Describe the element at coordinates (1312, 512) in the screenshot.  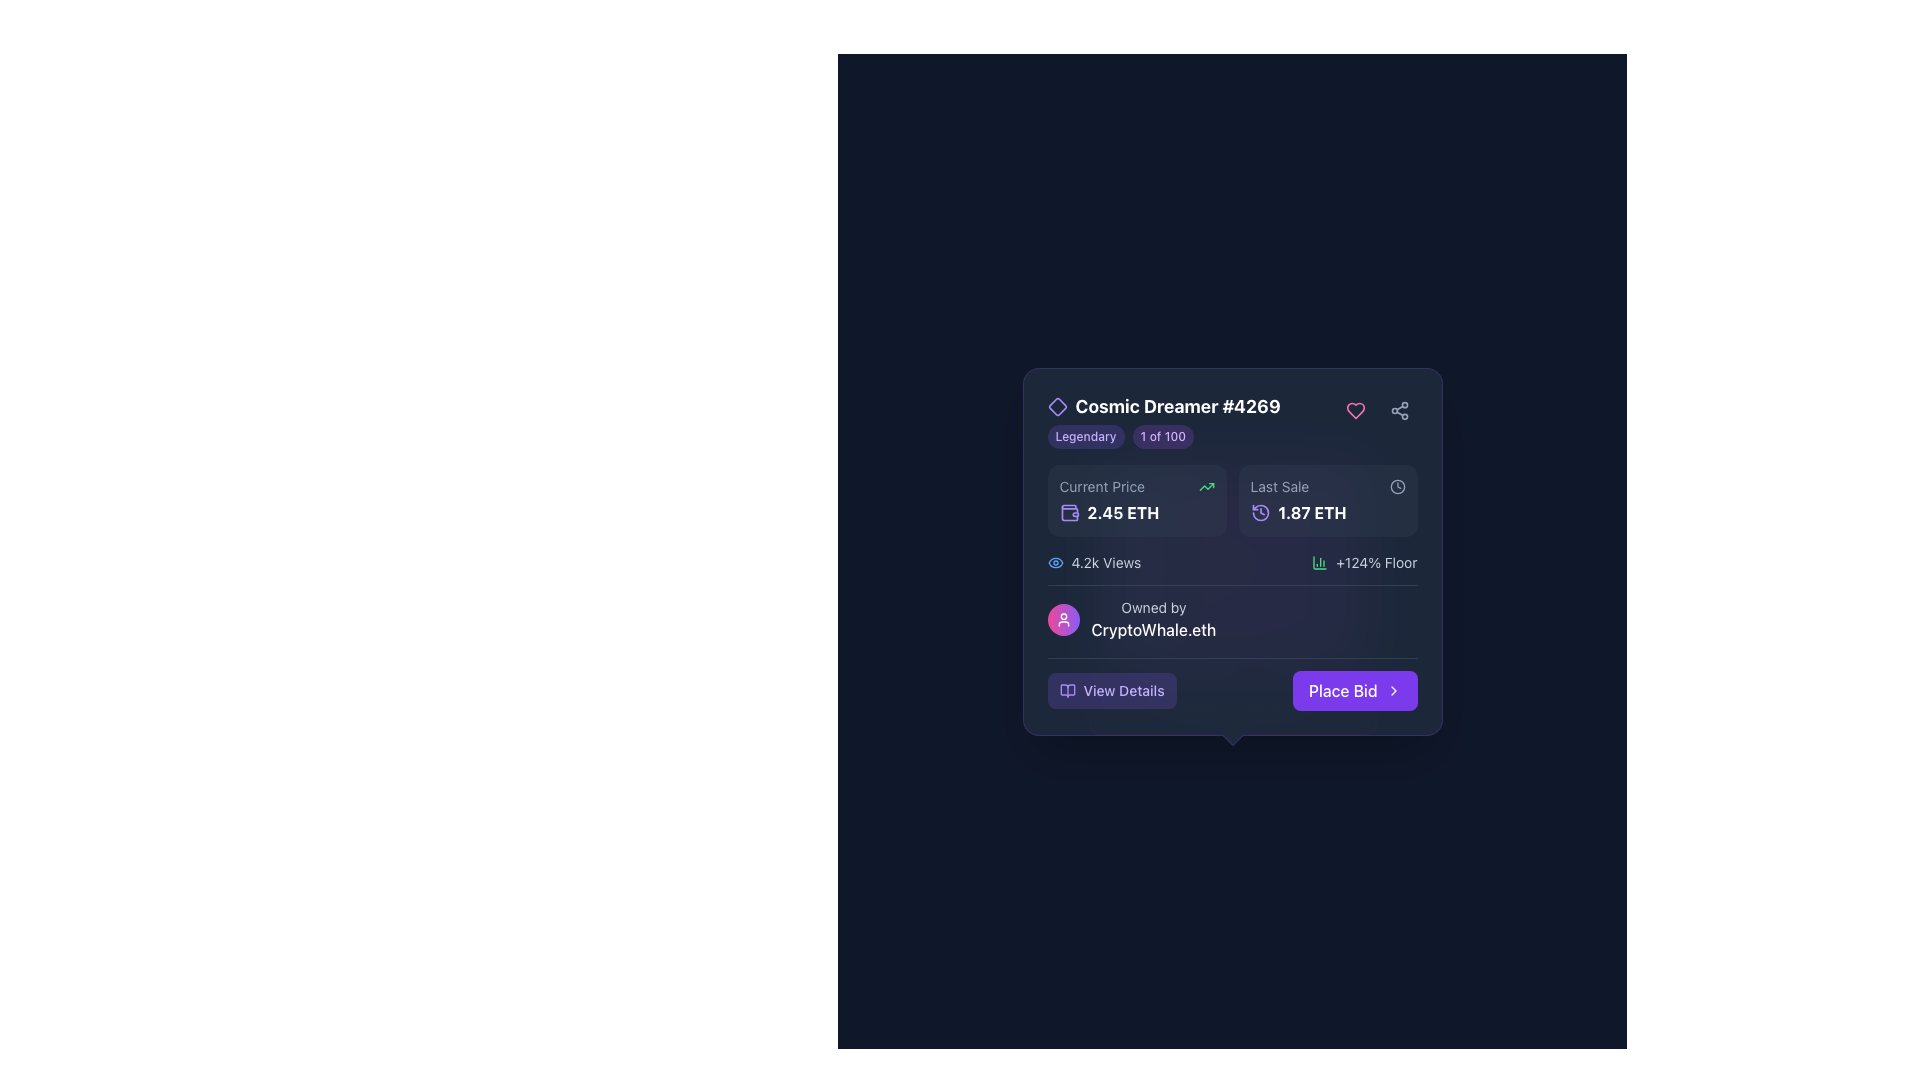
I see `the value of the Text Indicator displaying '1.87 ETH' within the 'Last Sale' section of the 'Cosmic Dreamer #4269' card` at that location.